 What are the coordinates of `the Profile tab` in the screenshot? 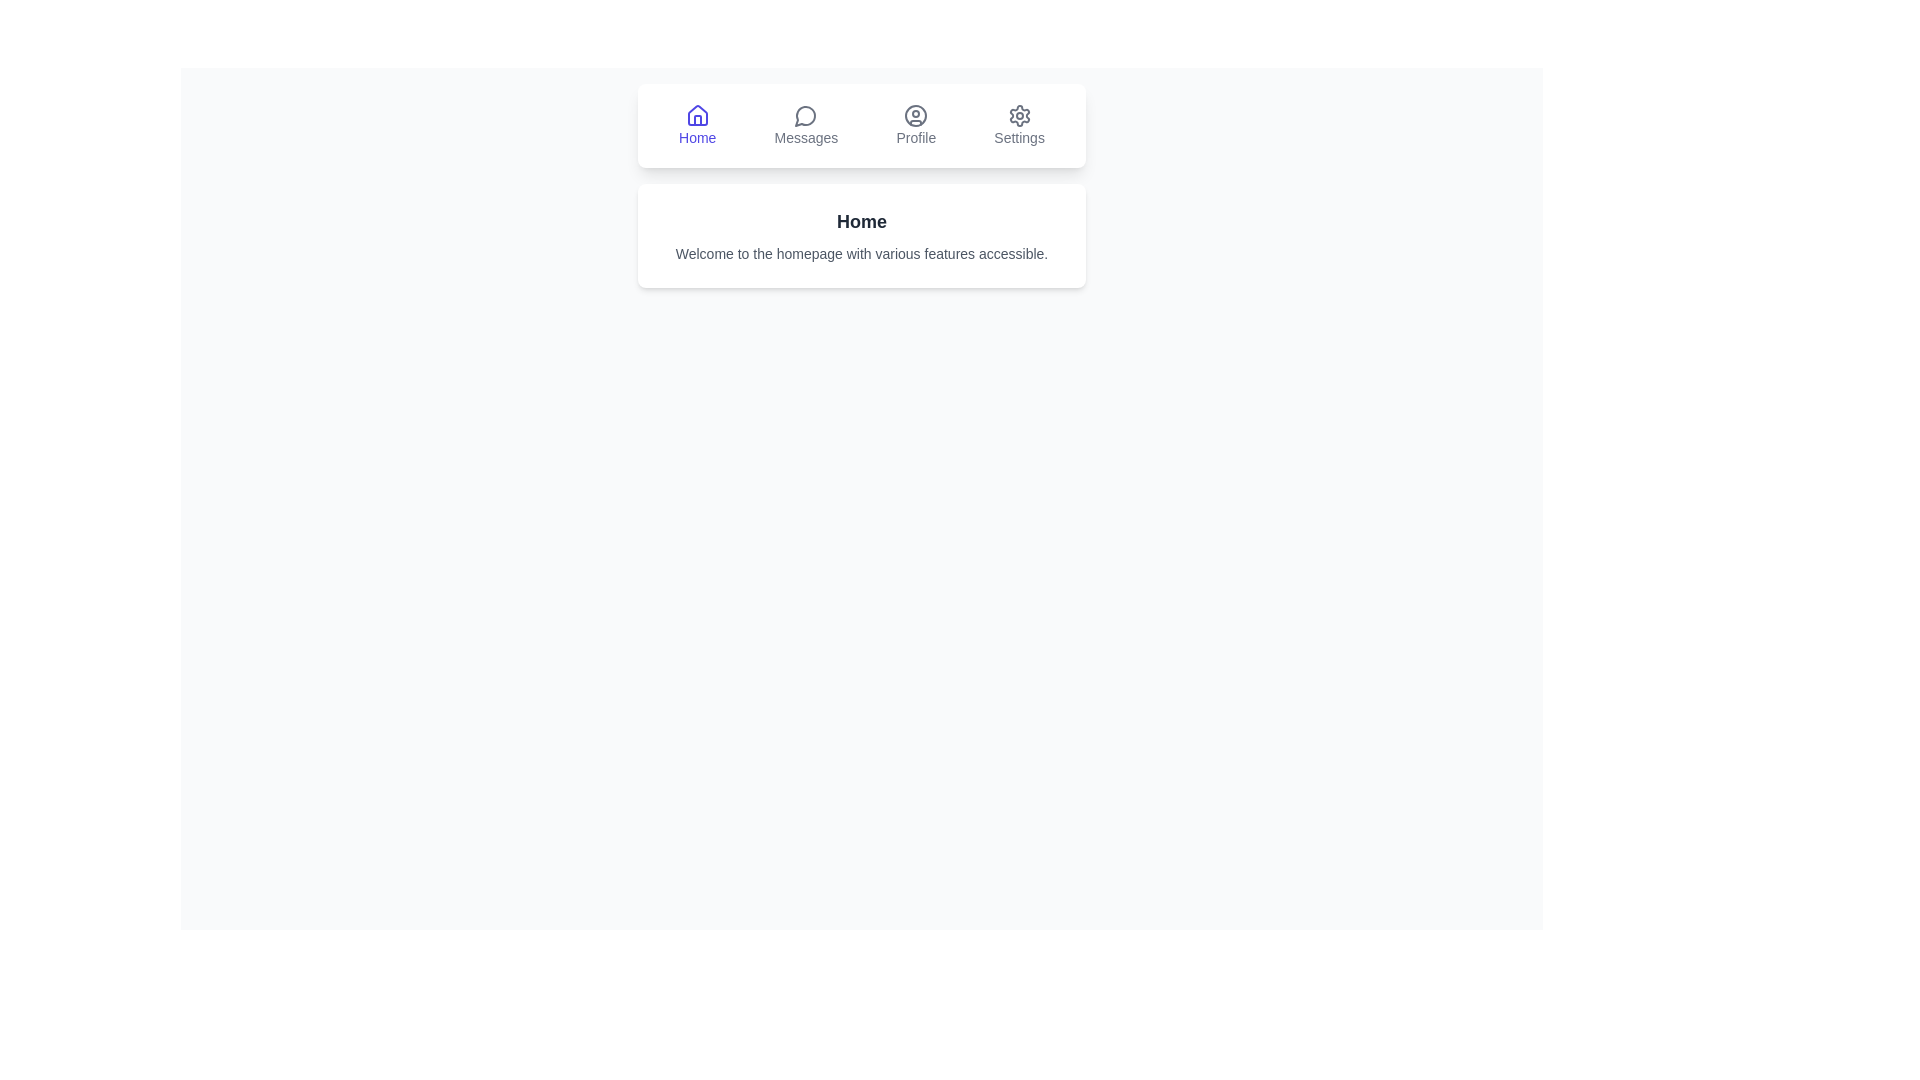 It's located at (915, 126).